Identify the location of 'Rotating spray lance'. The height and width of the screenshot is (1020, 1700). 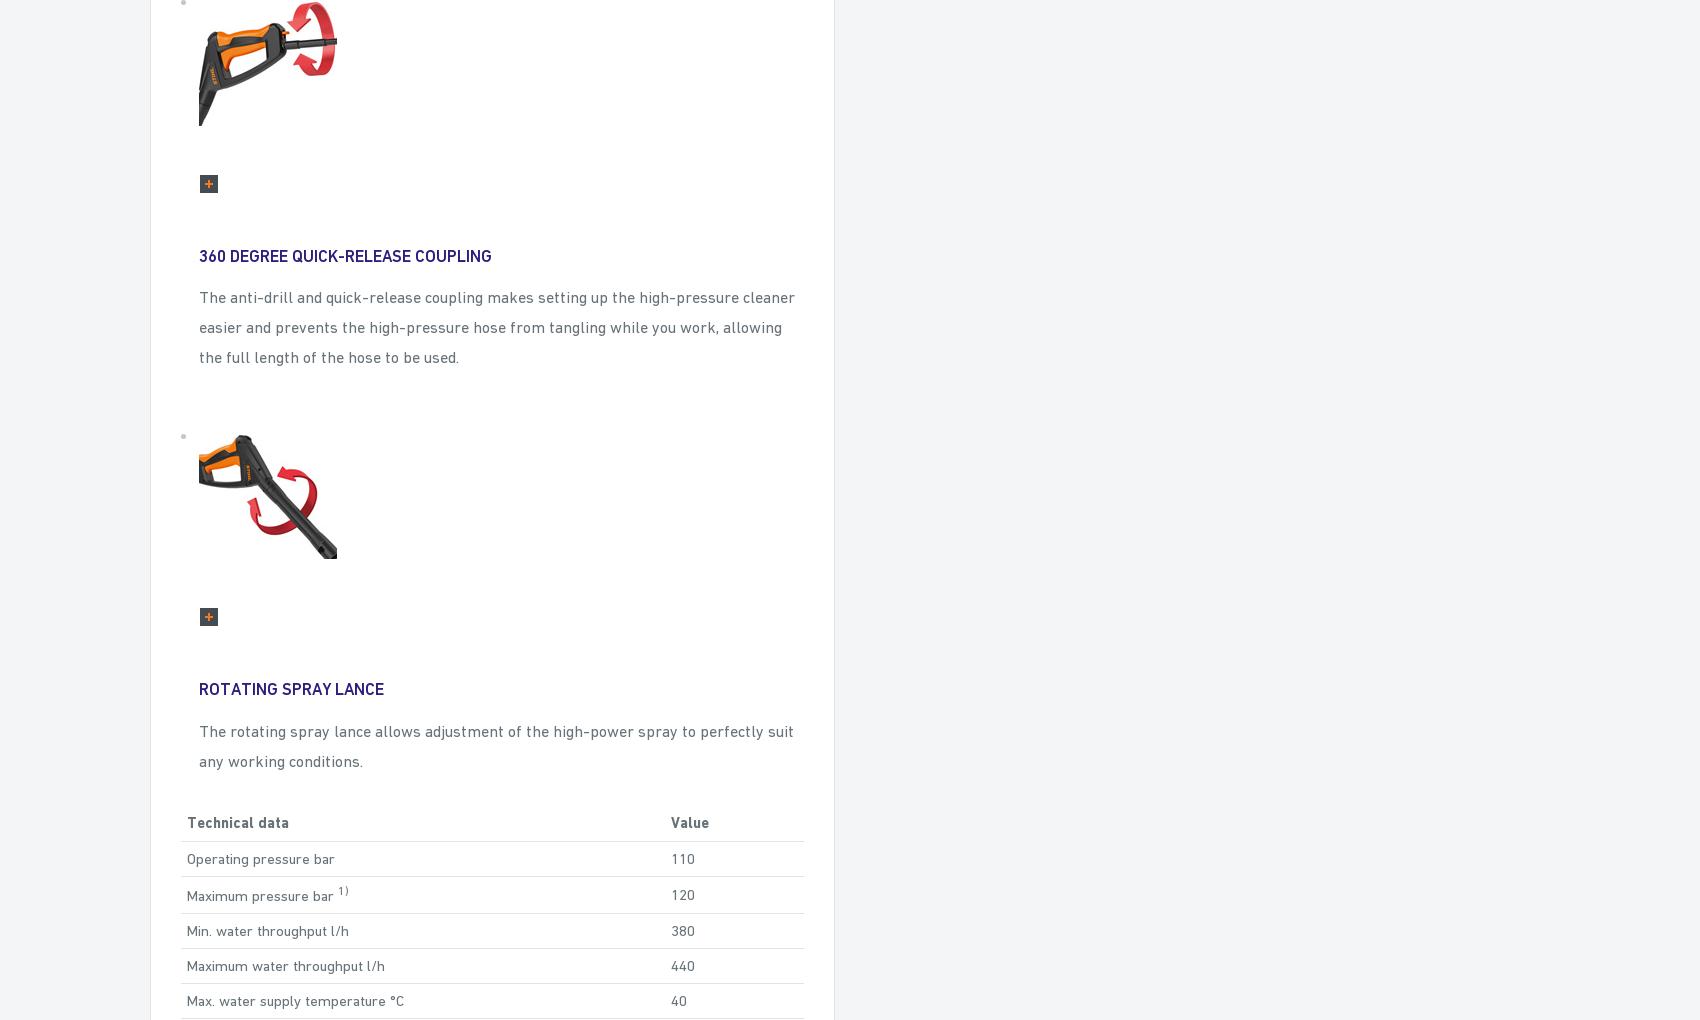
(198, 688).